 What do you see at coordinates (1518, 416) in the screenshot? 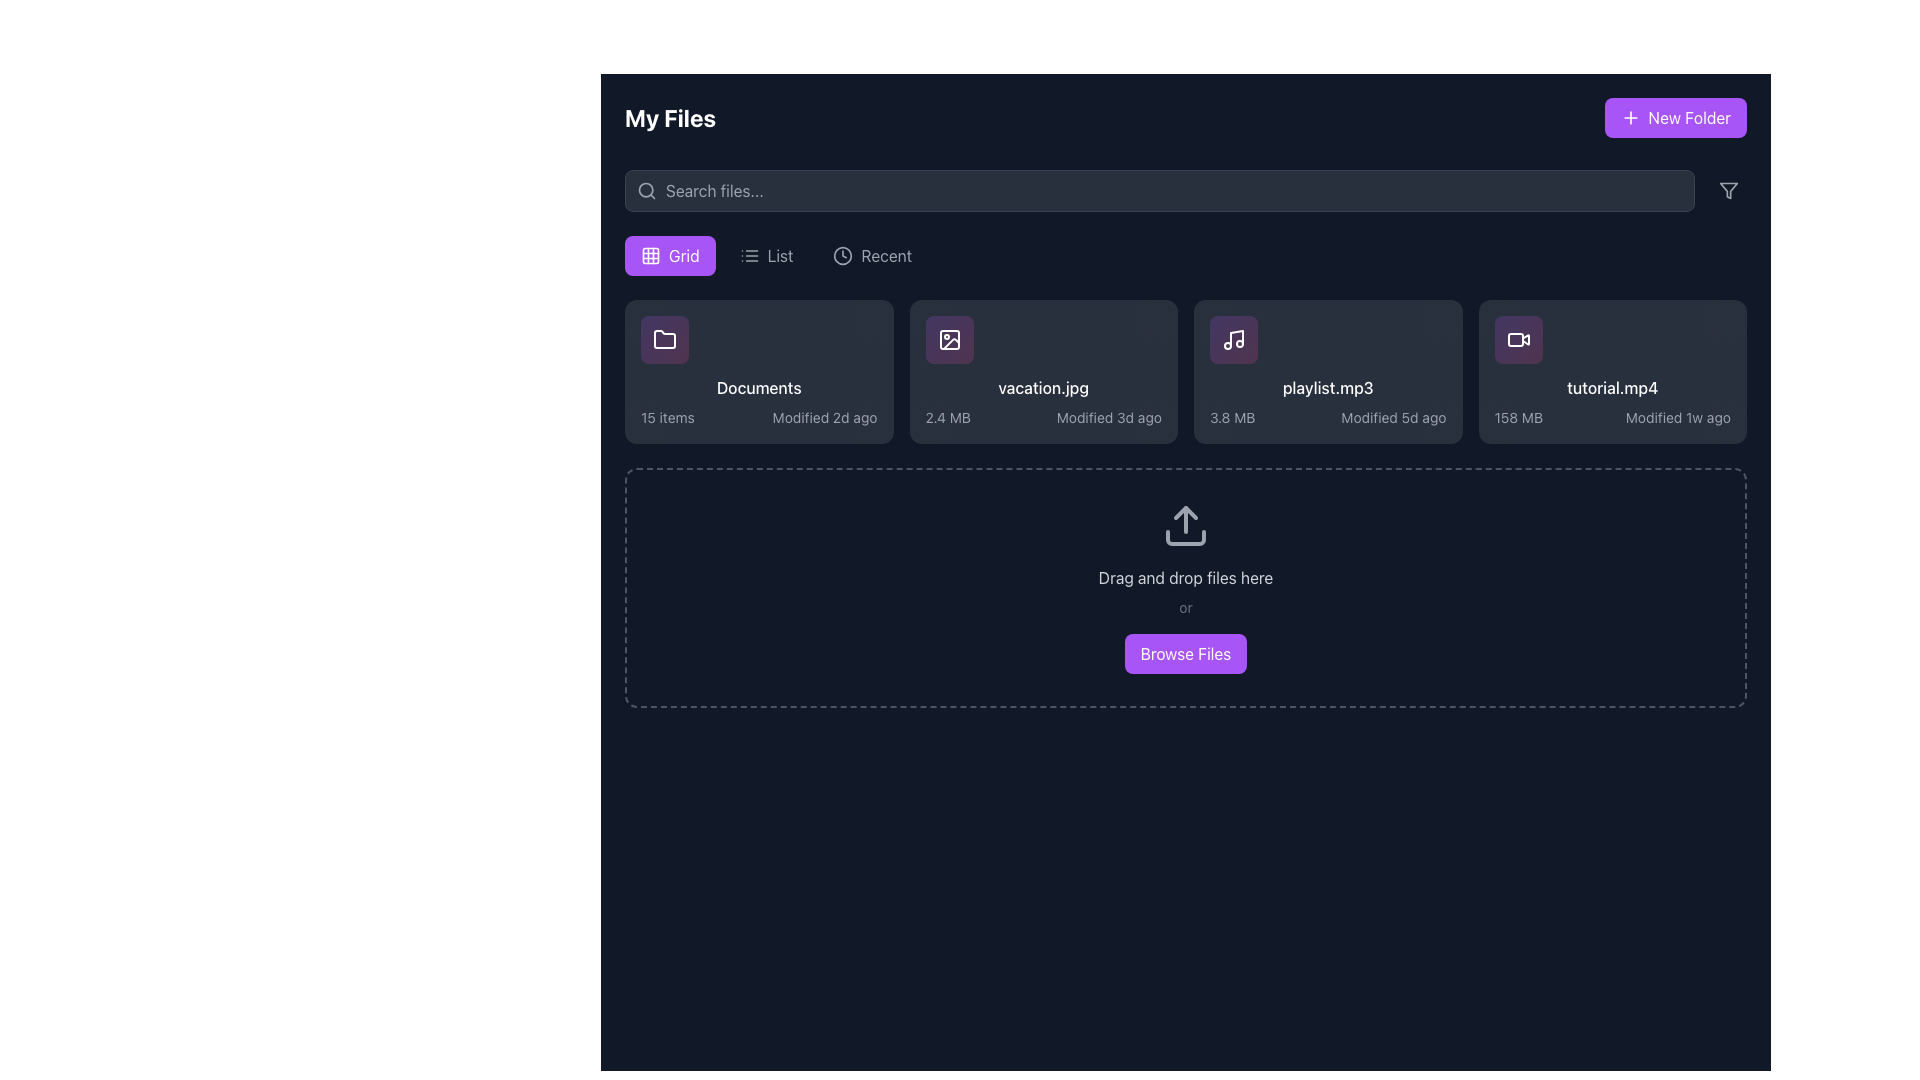
I see `the Text Label that provides information about the file size of 'tutorial.mp4', positioned below its thumbnail and aligned to the left of 'Modified 1w ago'` at bounding box center [1518, 416].